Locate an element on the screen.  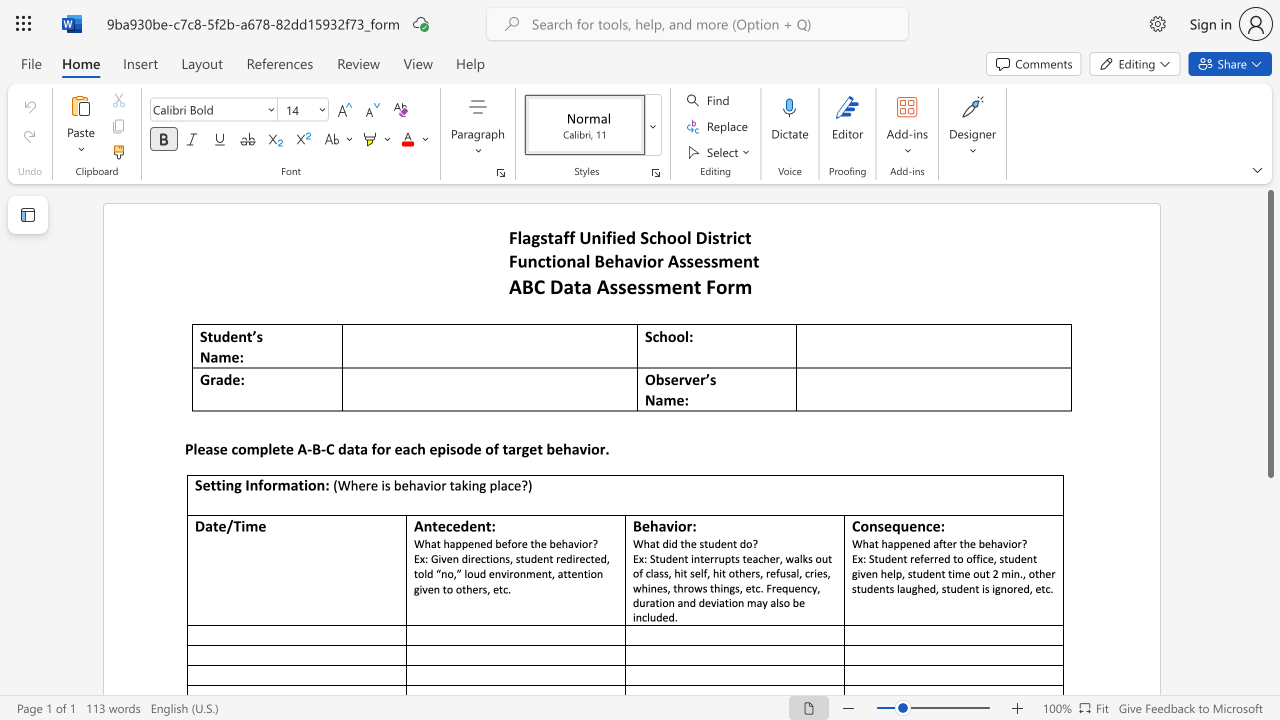
the subset text "or" within the text "What happened after the behavior?" is located at coordinates (1011, 543).